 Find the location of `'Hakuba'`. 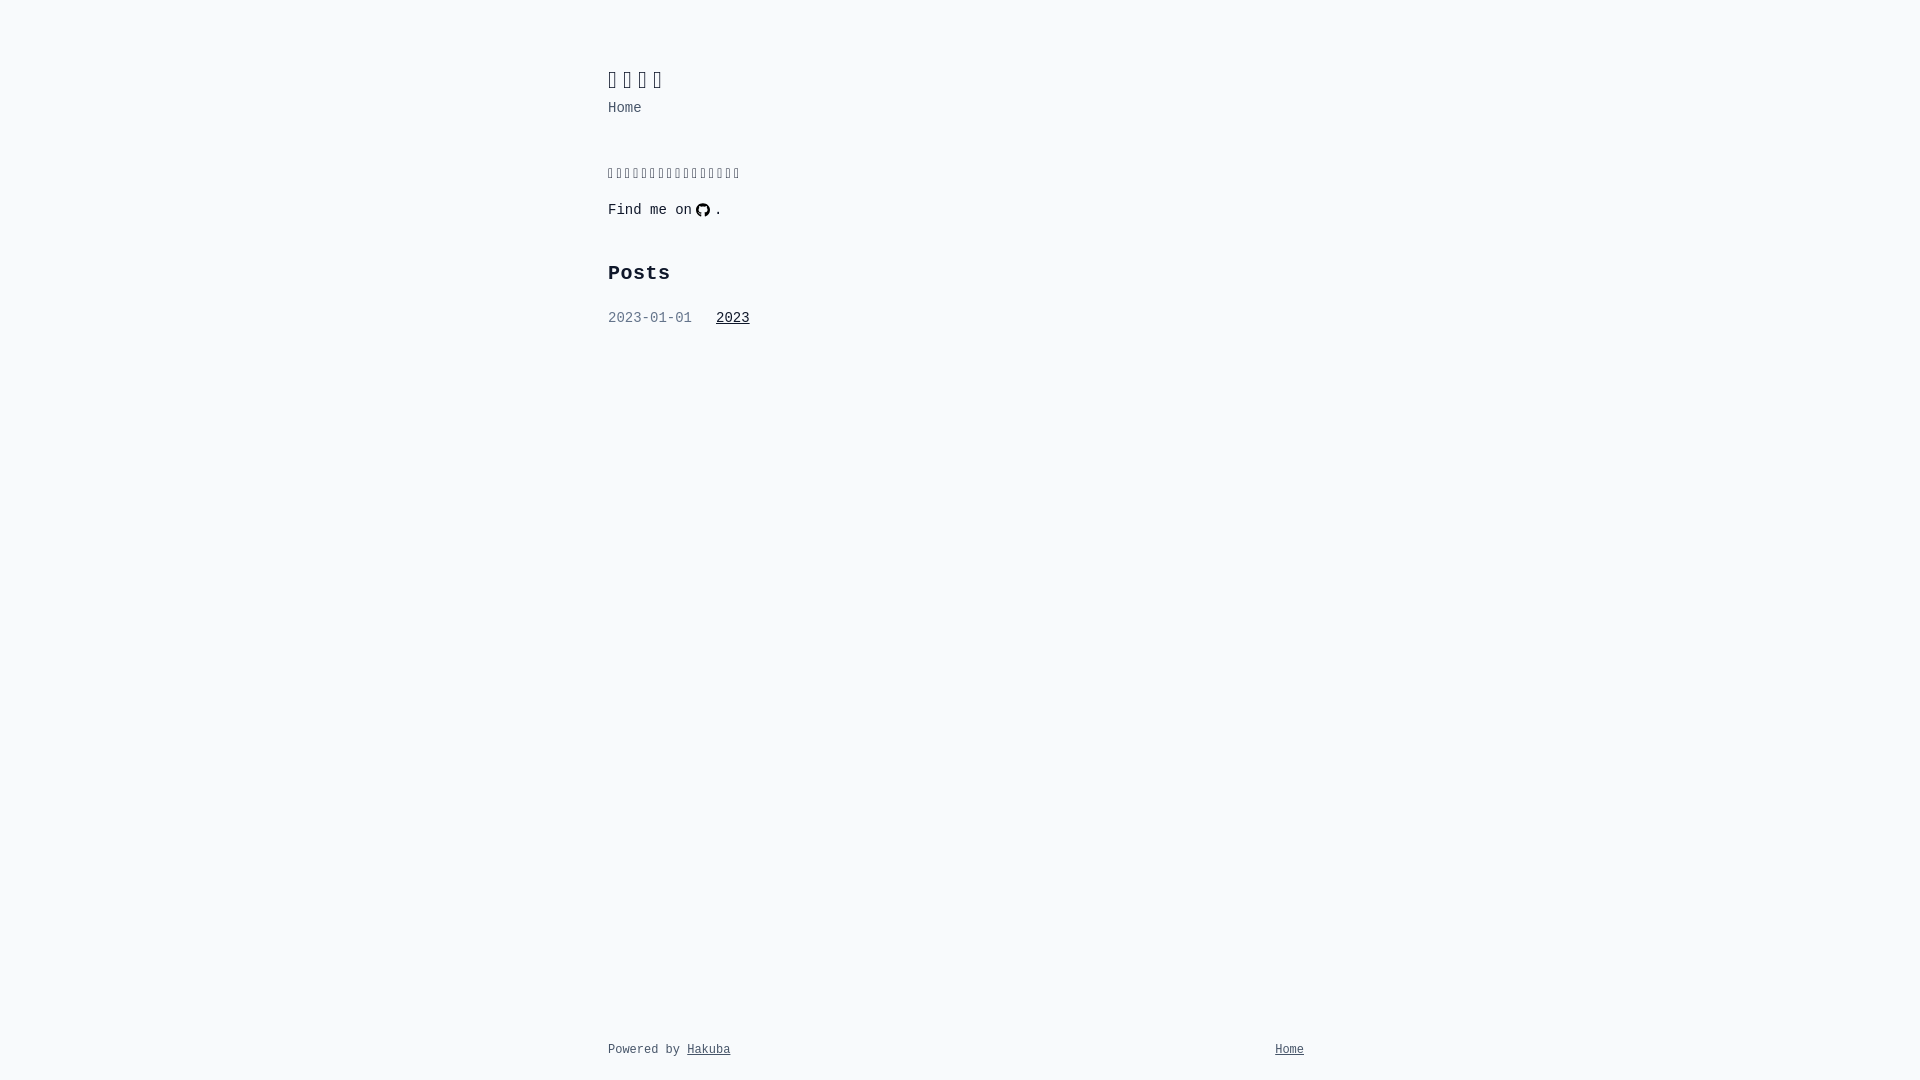

'Hakuba' is located at coordinates (708, 1048).